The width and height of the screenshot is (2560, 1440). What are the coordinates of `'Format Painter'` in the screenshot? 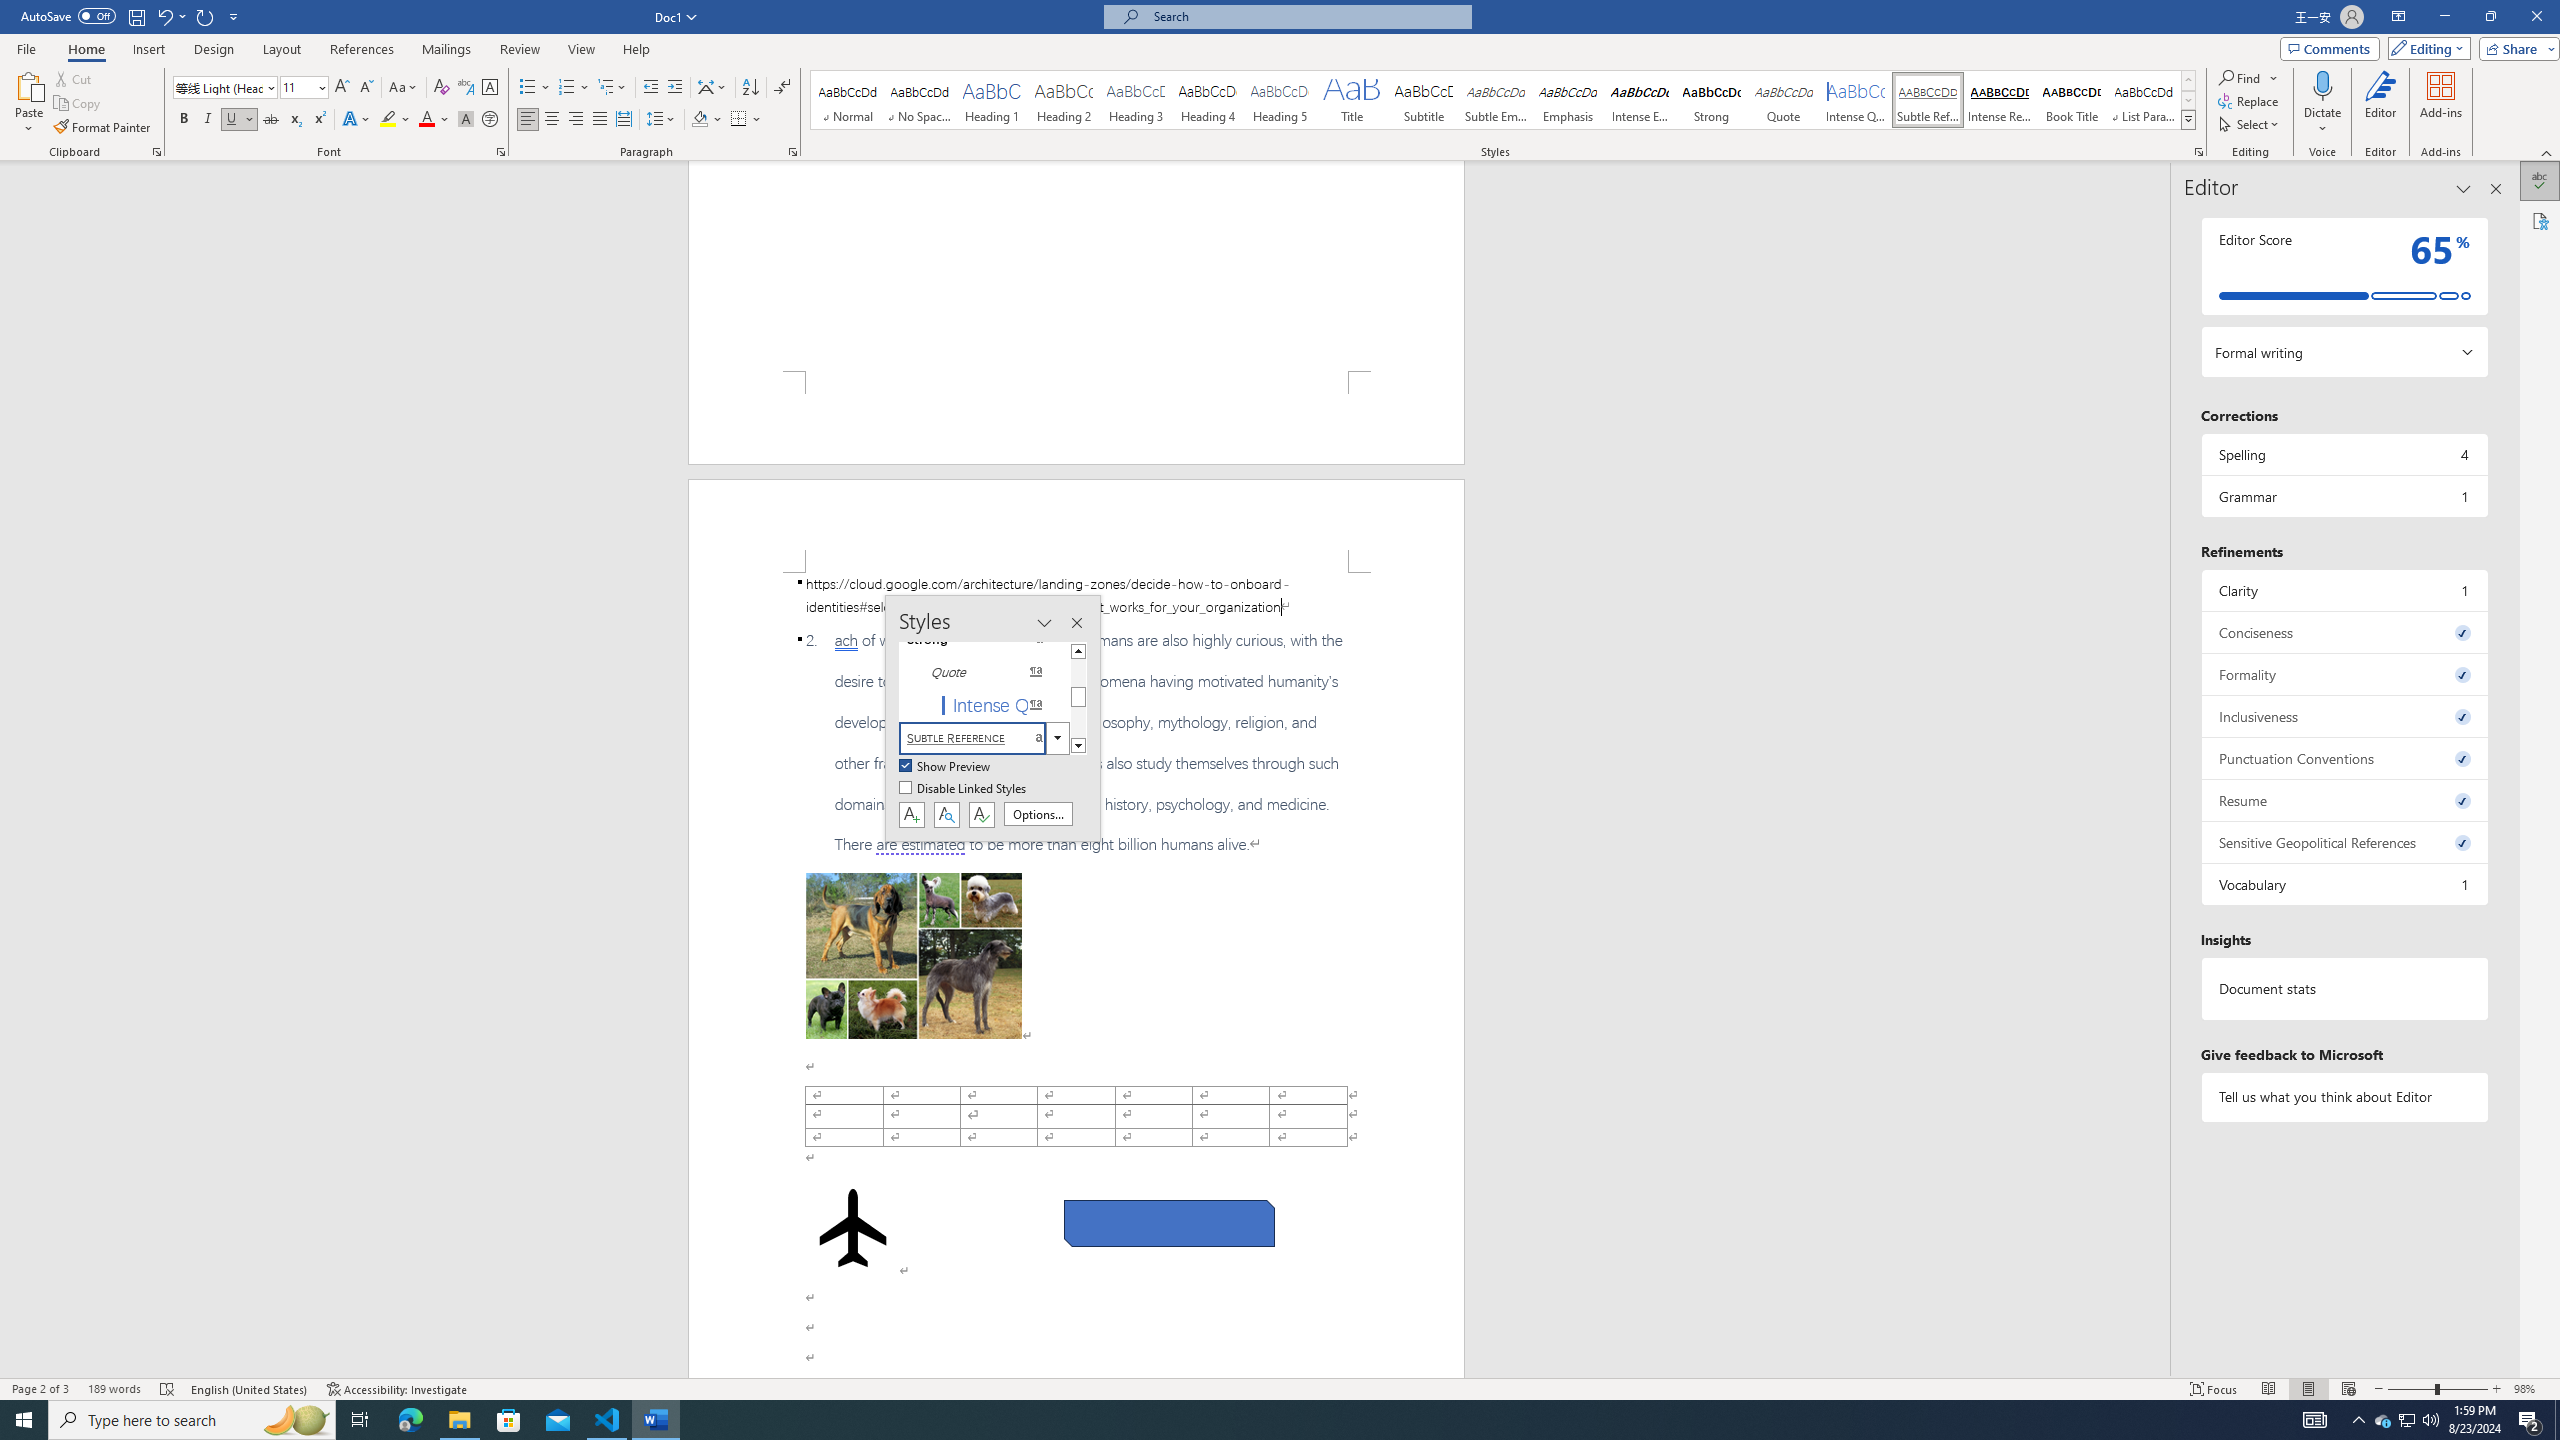 It's located at (102, 127).